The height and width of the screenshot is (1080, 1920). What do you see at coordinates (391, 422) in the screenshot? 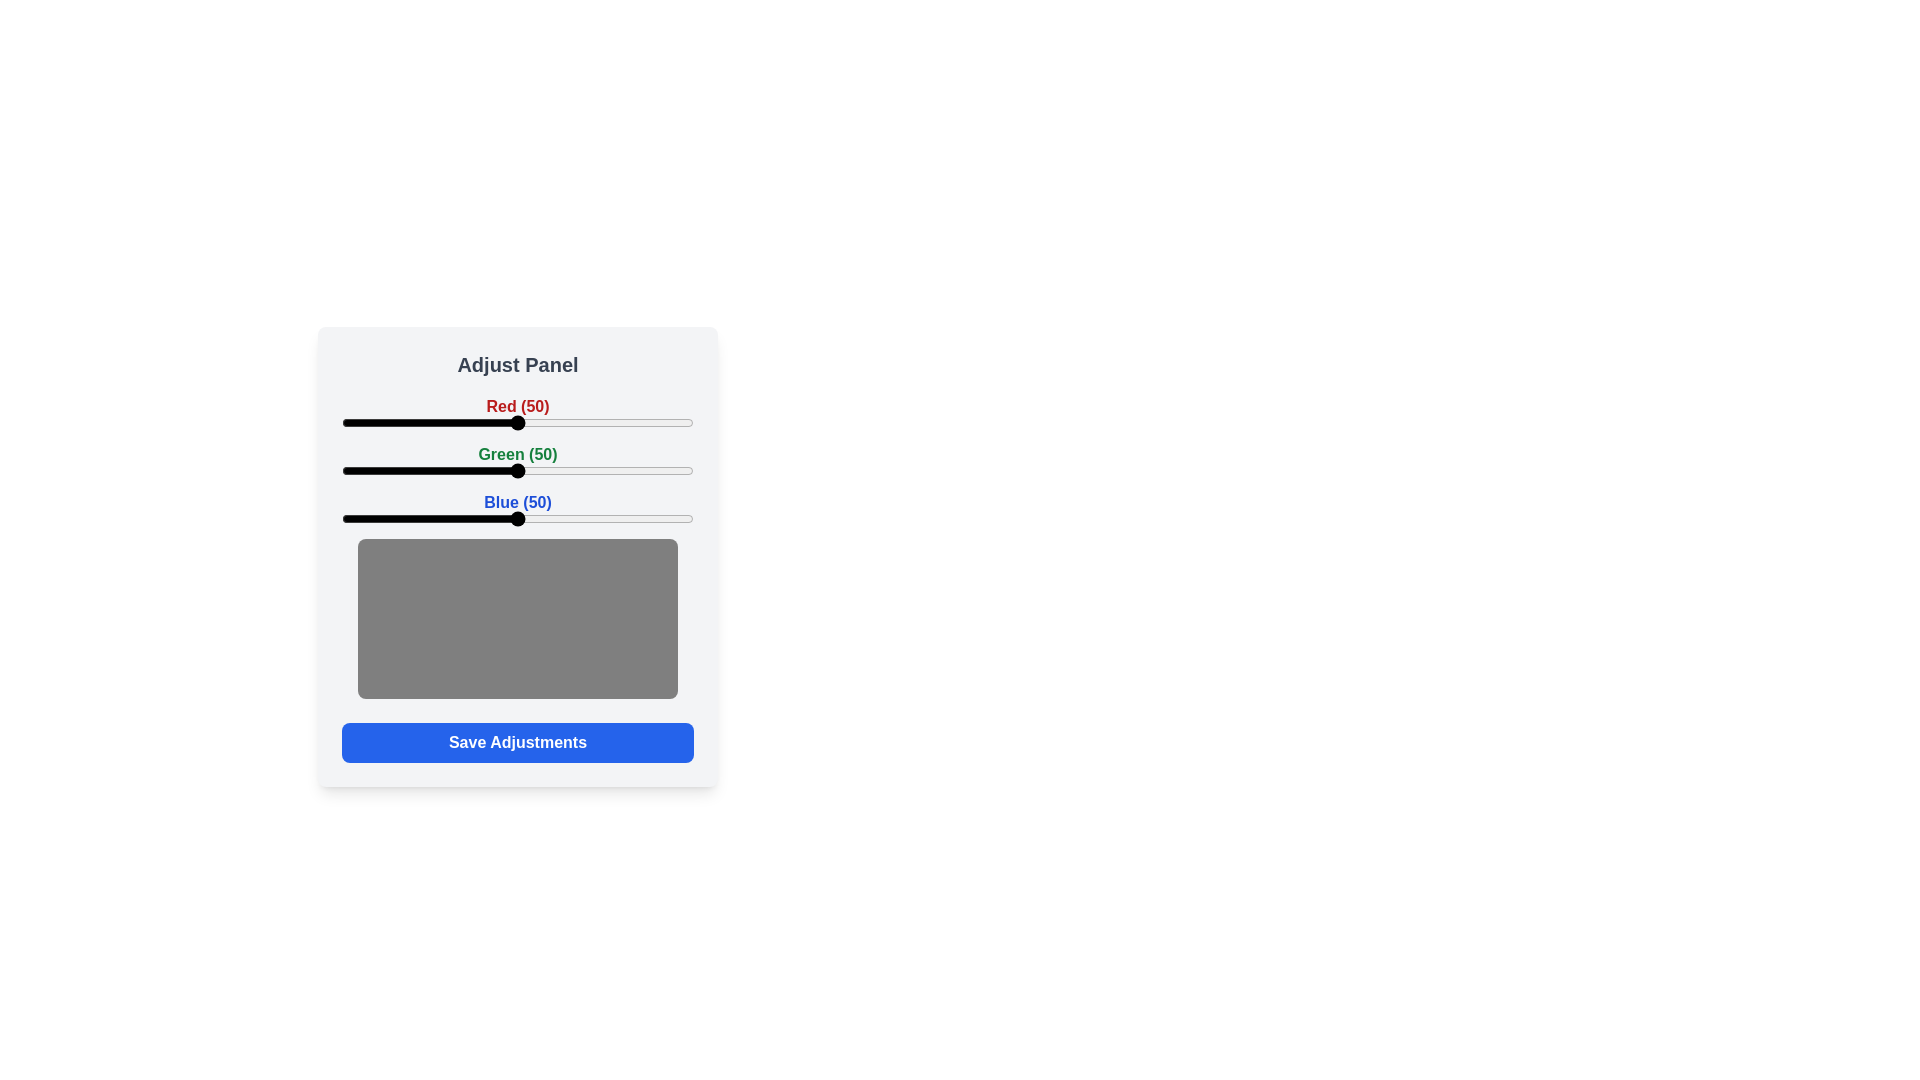
I see `the red slider to 14` at bounding box center [391, 422].